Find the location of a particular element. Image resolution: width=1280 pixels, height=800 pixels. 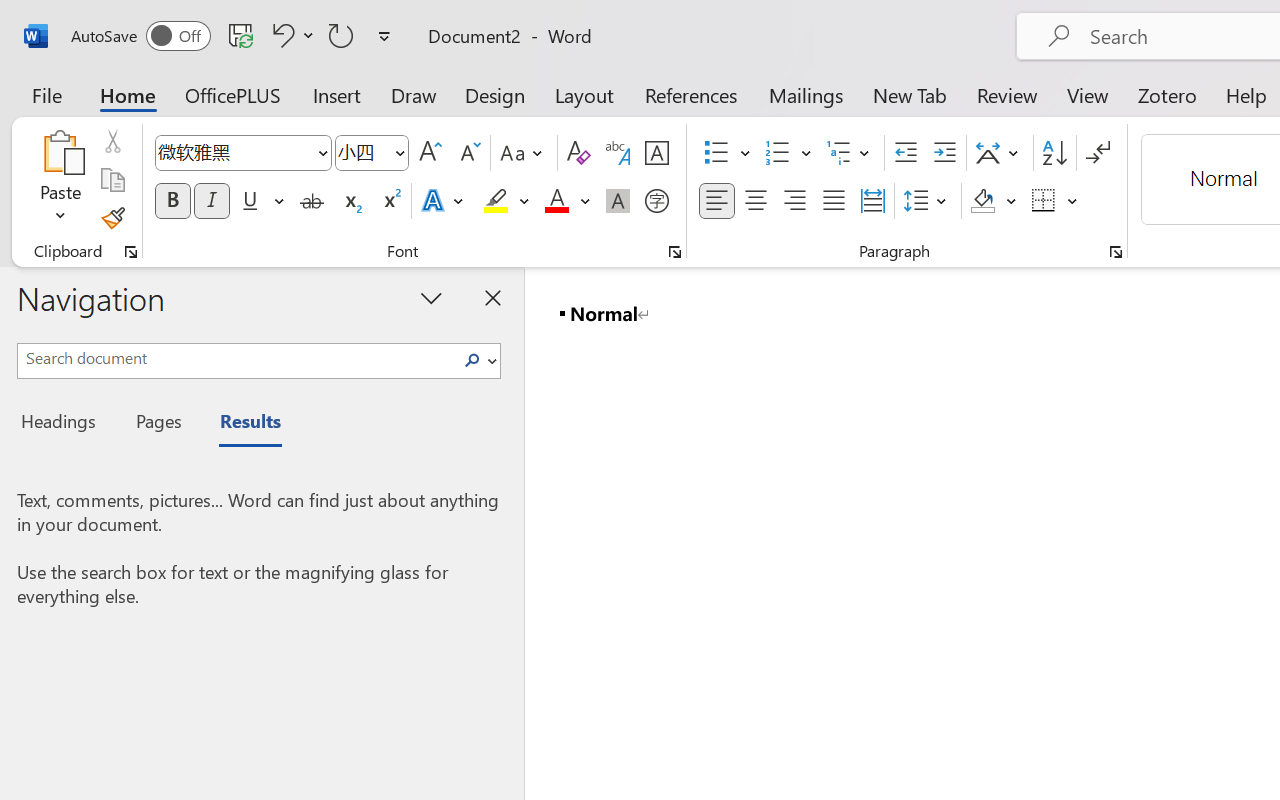

'Copy' is located at coordinates (111, 179).